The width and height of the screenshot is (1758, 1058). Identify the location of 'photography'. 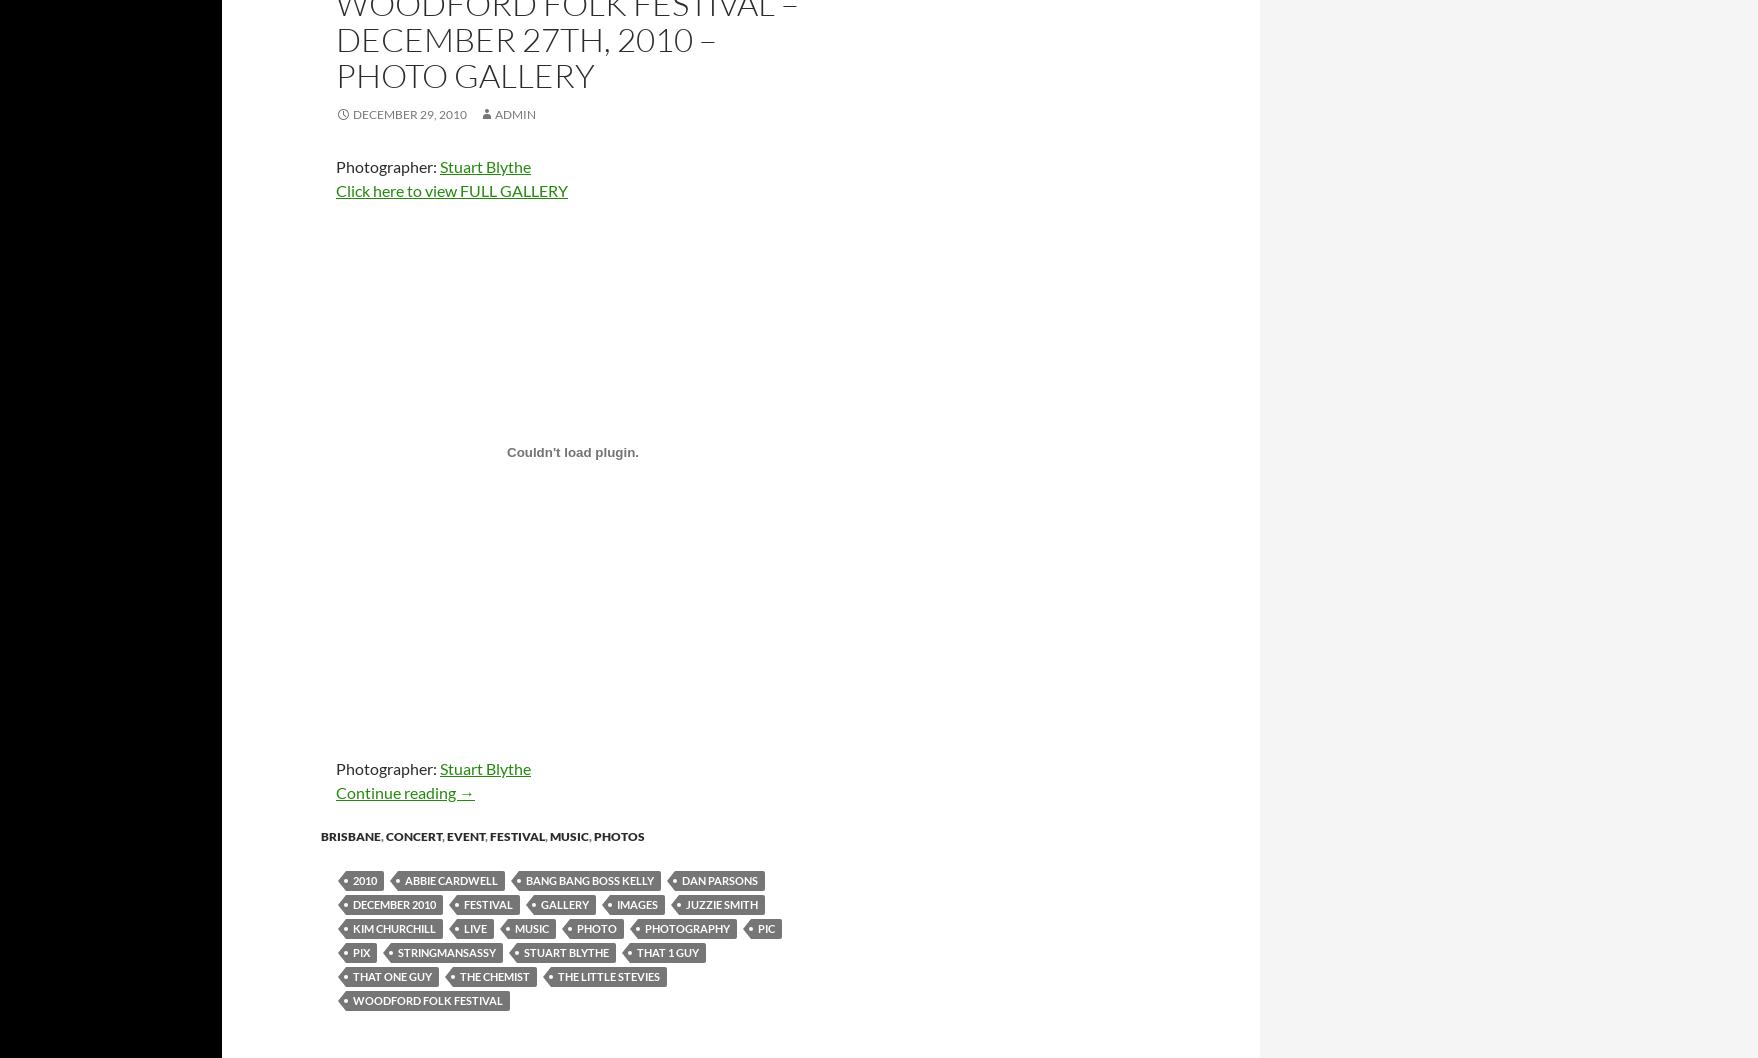
(687, 927).